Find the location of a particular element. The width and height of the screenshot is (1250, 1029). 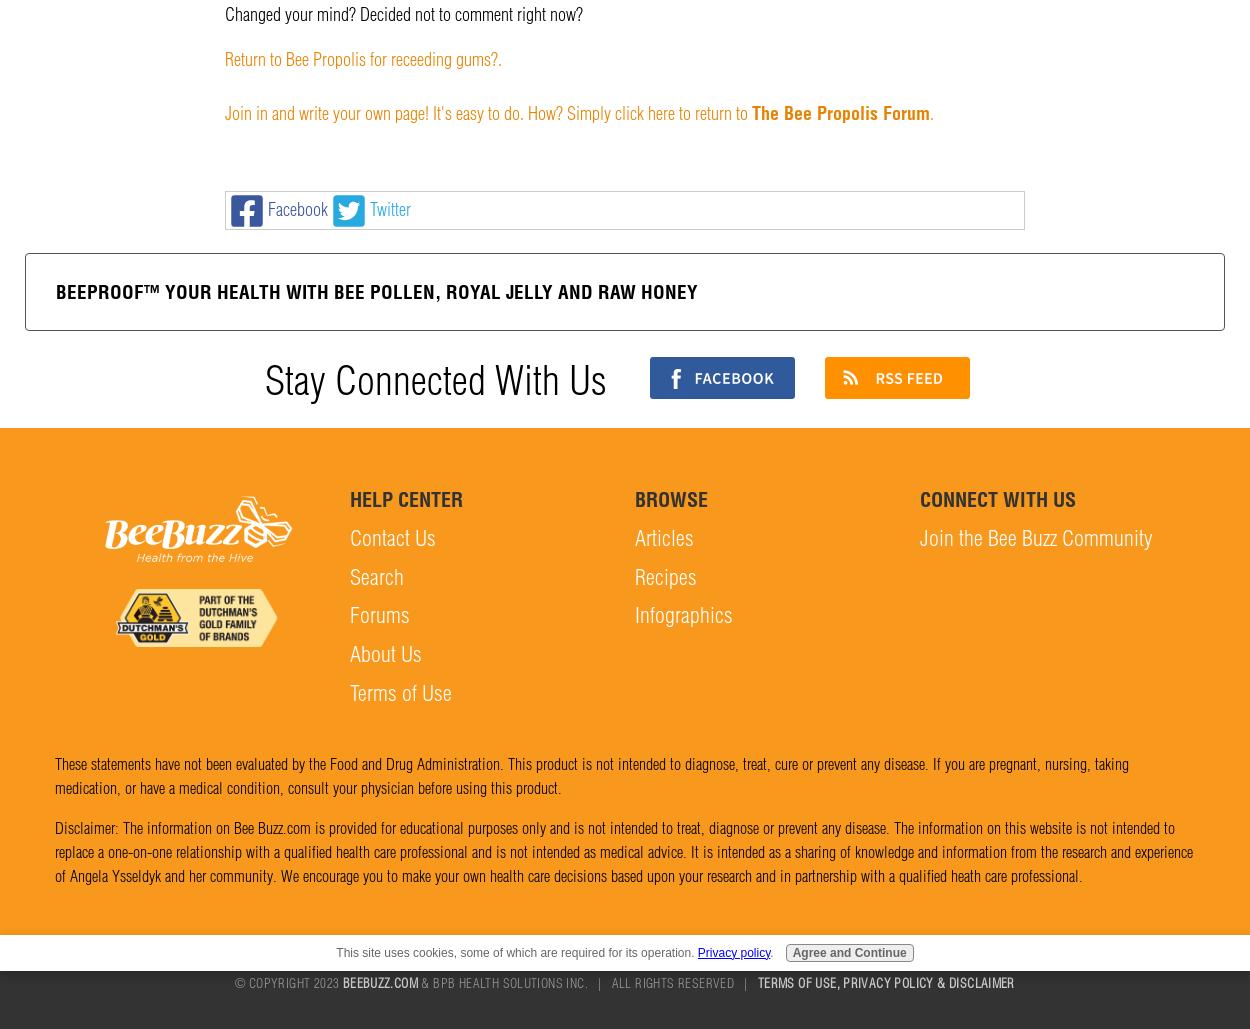

'BeeBuzz.com' is located at coordinates (380, 982).